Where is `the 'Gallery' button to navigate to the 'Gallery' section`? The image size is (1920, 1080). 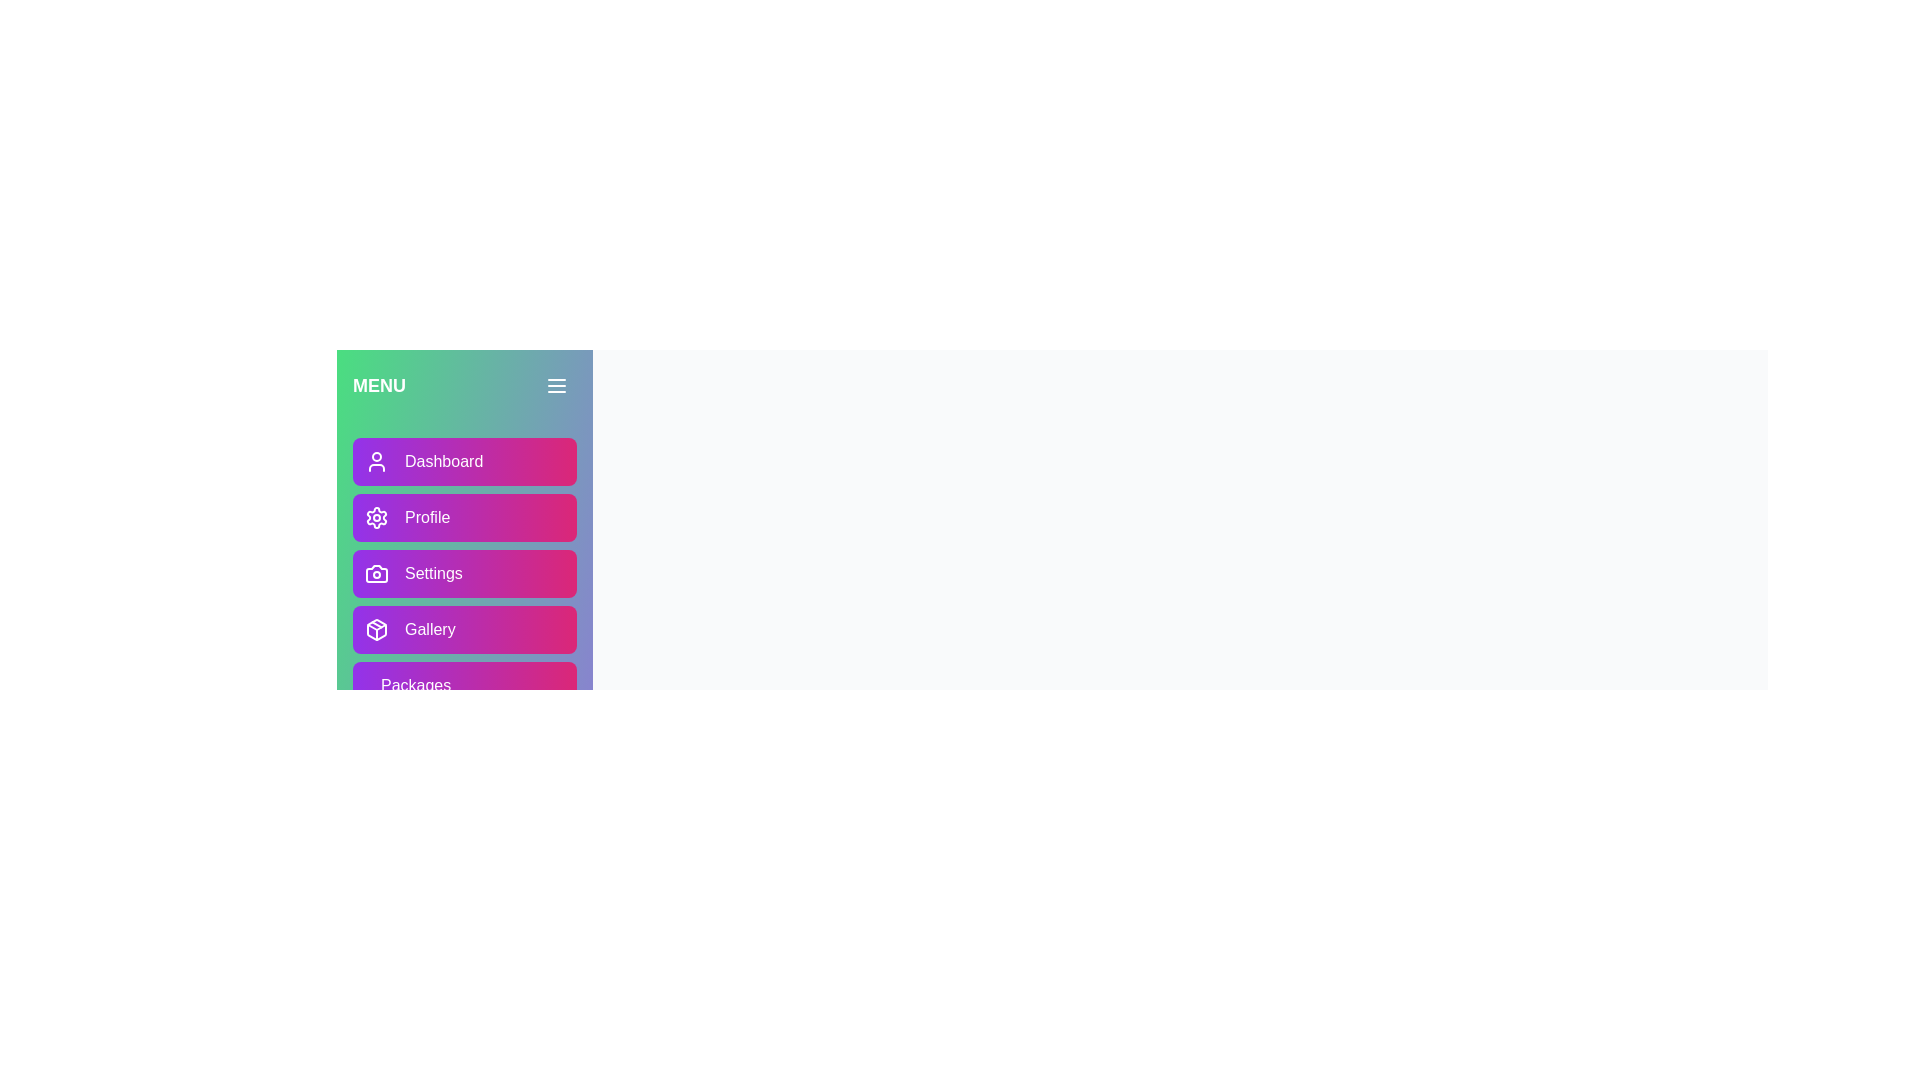
the 'Gallery' button to navigate to the 'Gallery' section is located at coordinates (464, 628).